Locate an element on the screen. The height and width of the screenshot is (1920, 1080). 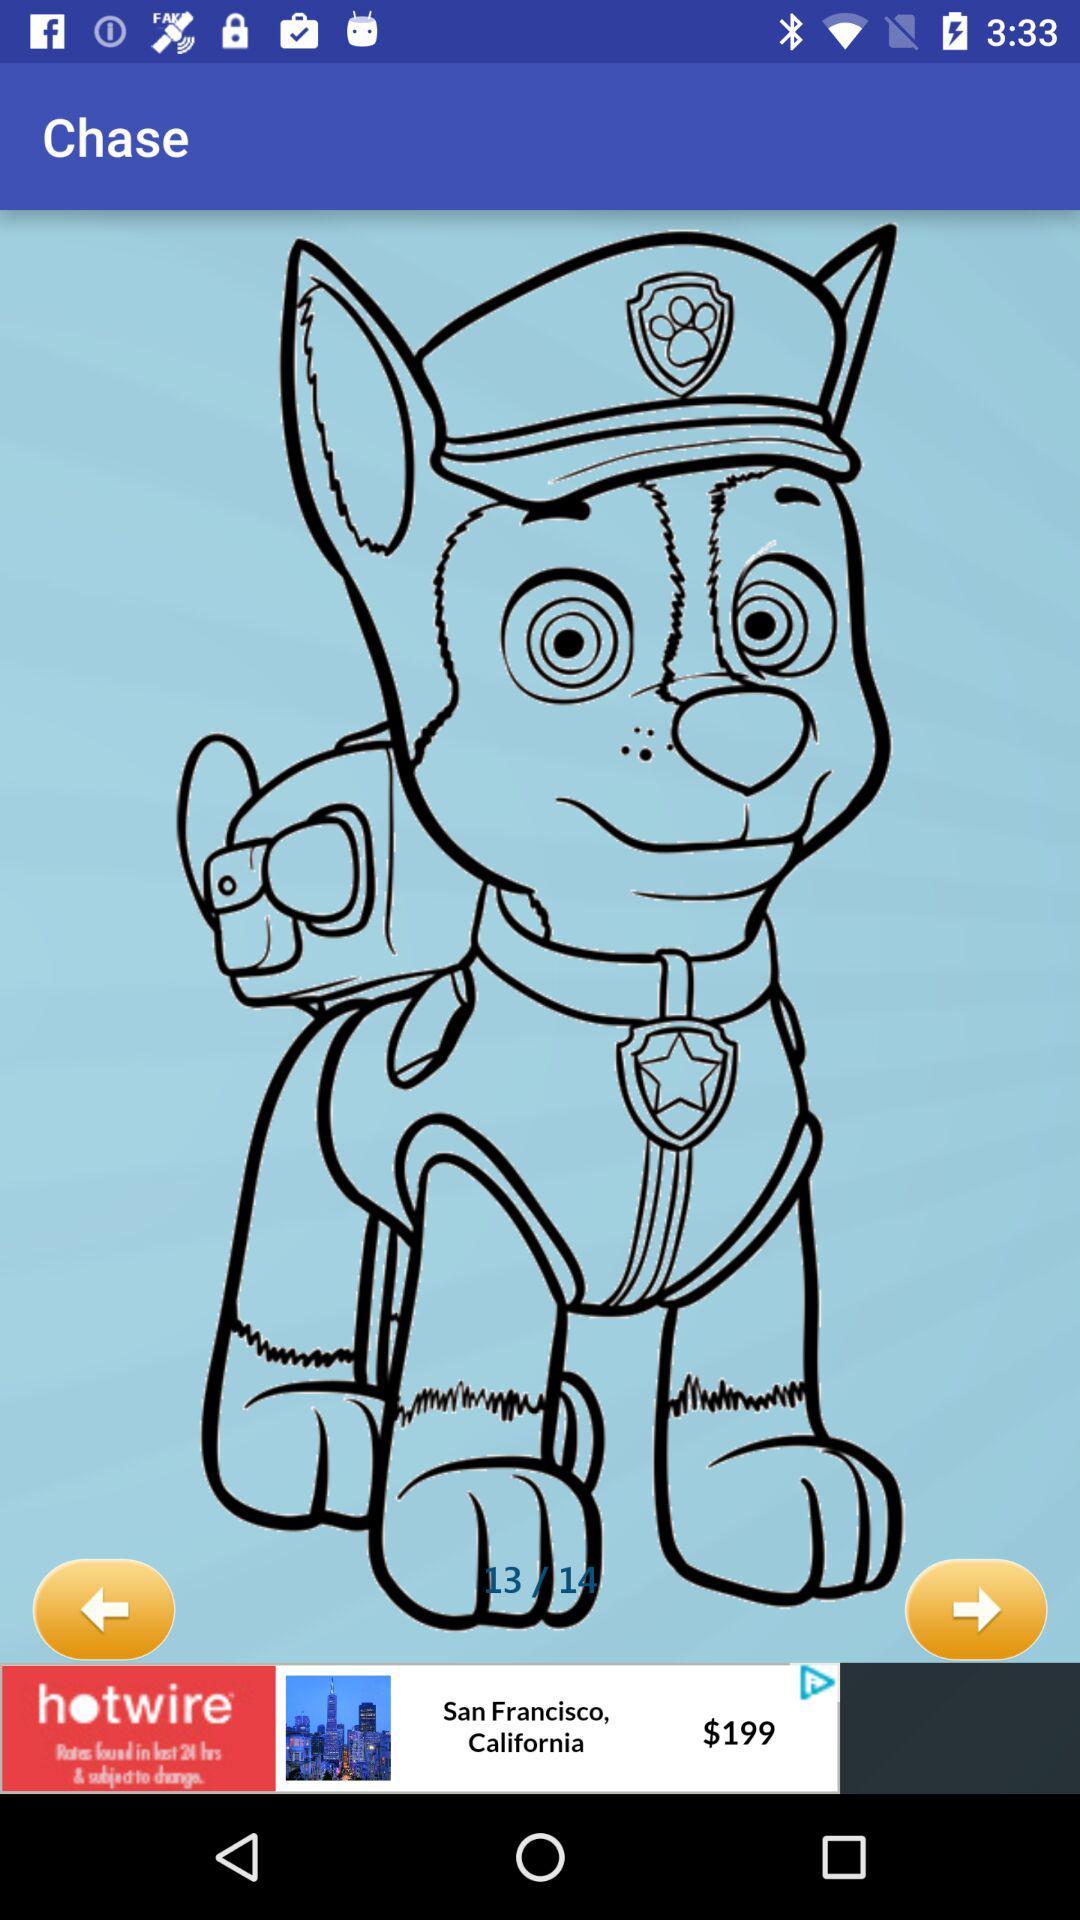
the icon at the bottom right corner is located at coordinates (975, 1610).